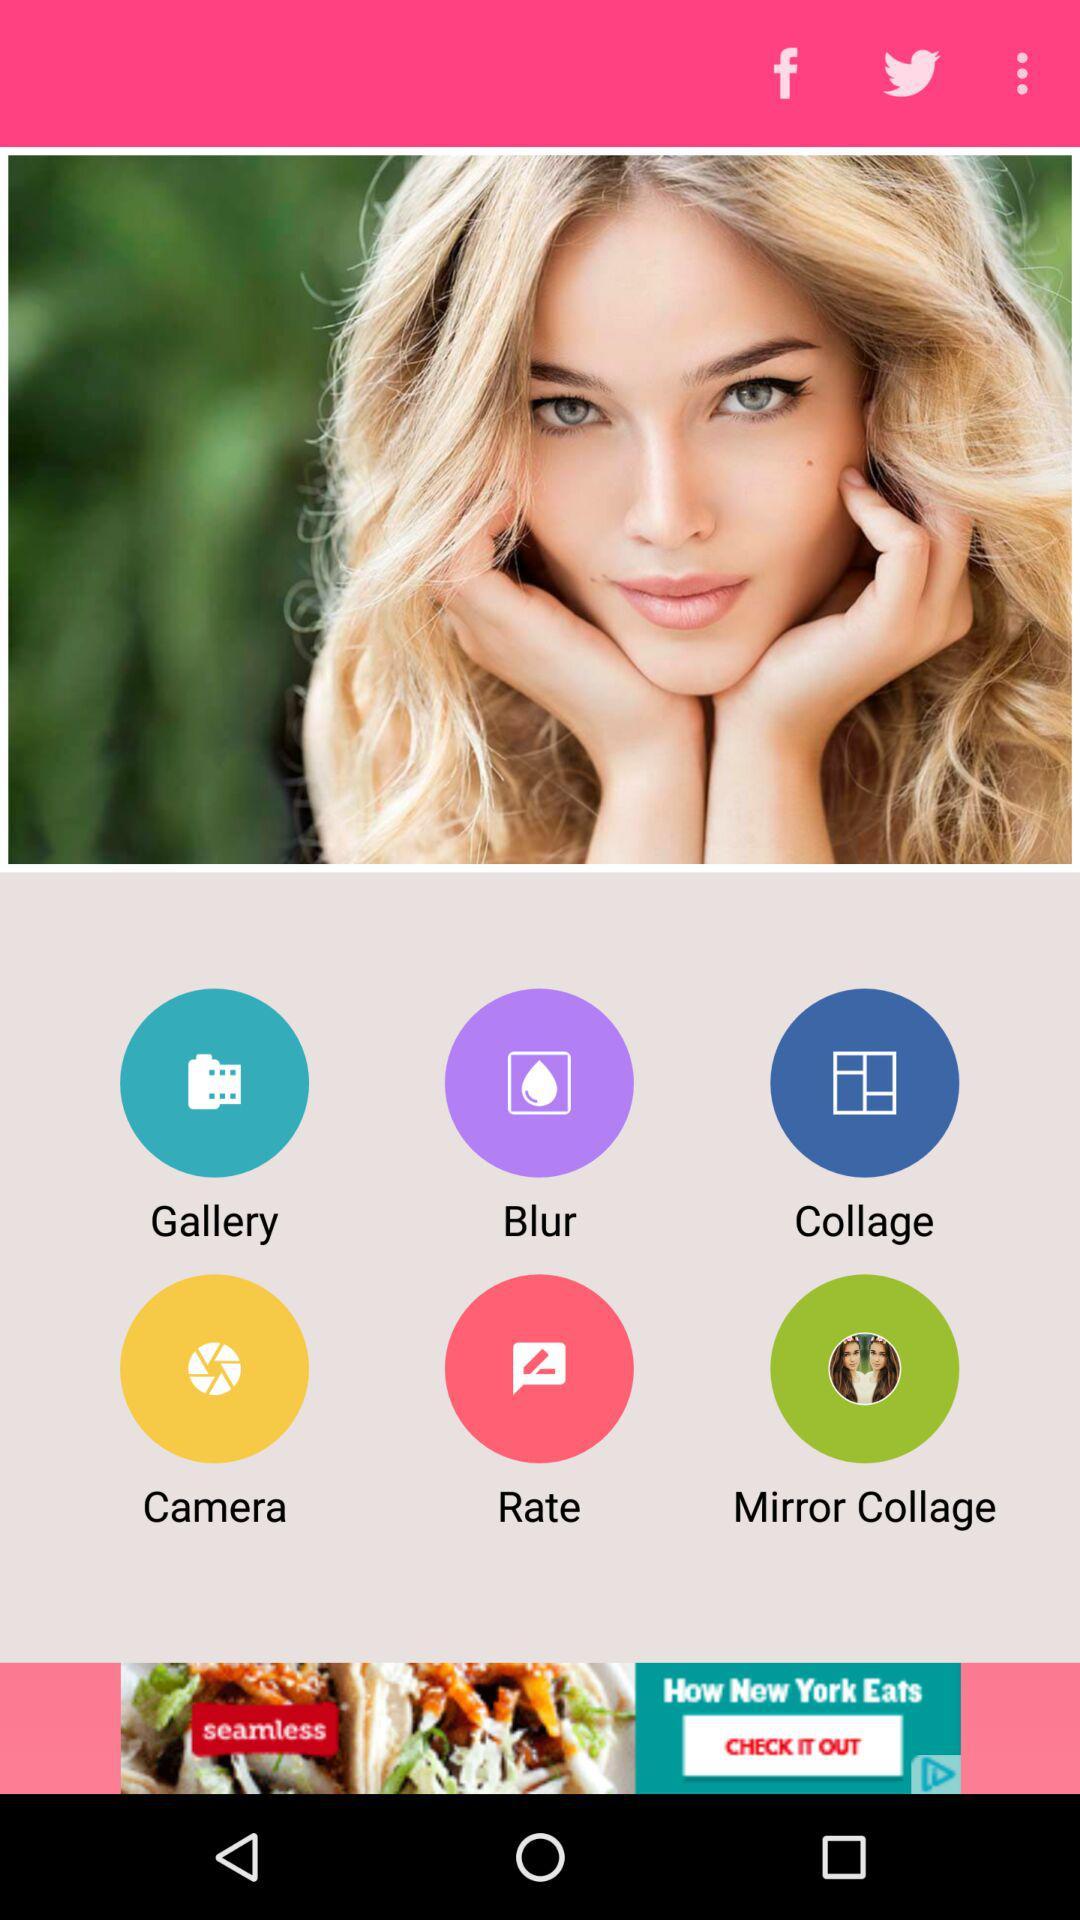 This screenshot has height=1920, width=1080. What do you see at coordinates (863, 1367) in the screenshot?
I see `the globe icon` at bounding box center [863, 1367].